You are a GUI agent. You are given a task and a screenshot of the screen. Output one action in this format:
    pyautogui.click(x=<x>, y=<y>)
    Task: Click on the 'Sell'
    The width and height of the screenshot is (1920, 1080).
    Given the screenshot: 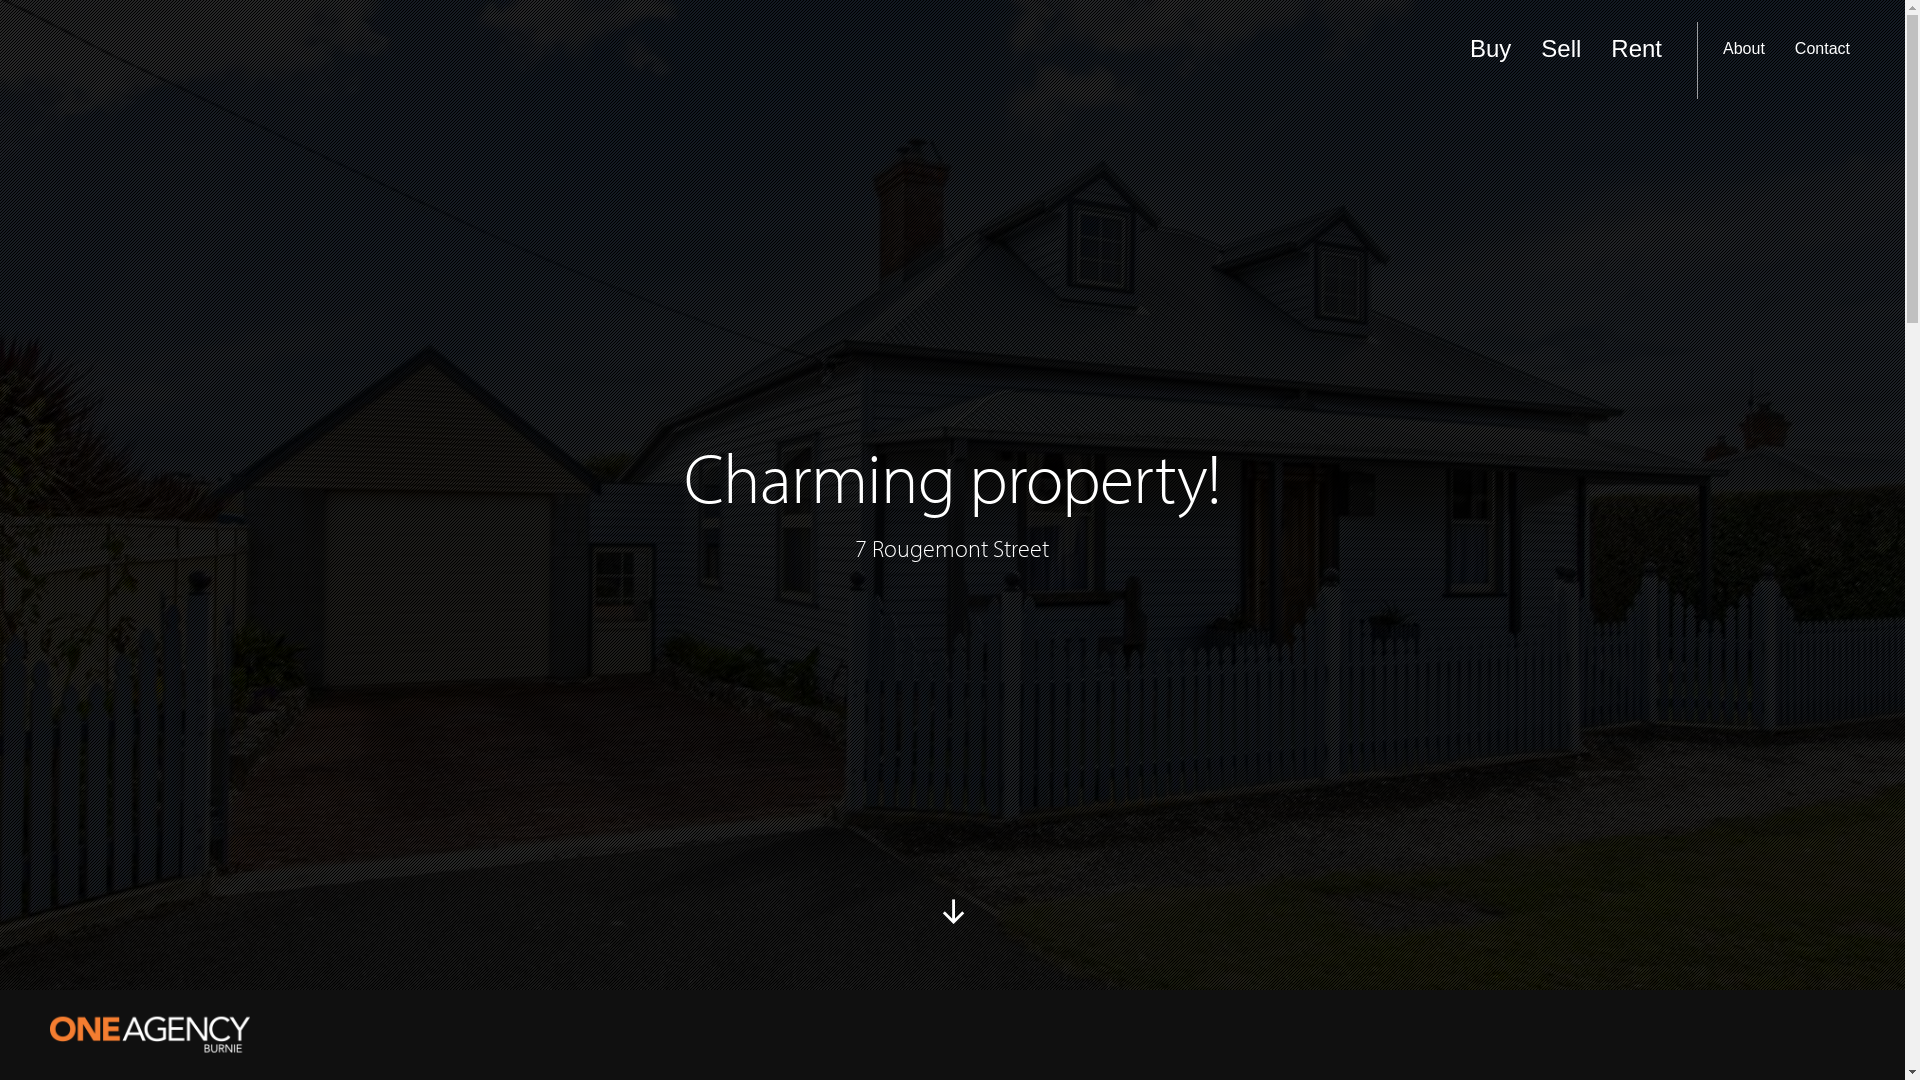 What is the action you would take?
    pyautogui.click(x=1525, y=59)
    